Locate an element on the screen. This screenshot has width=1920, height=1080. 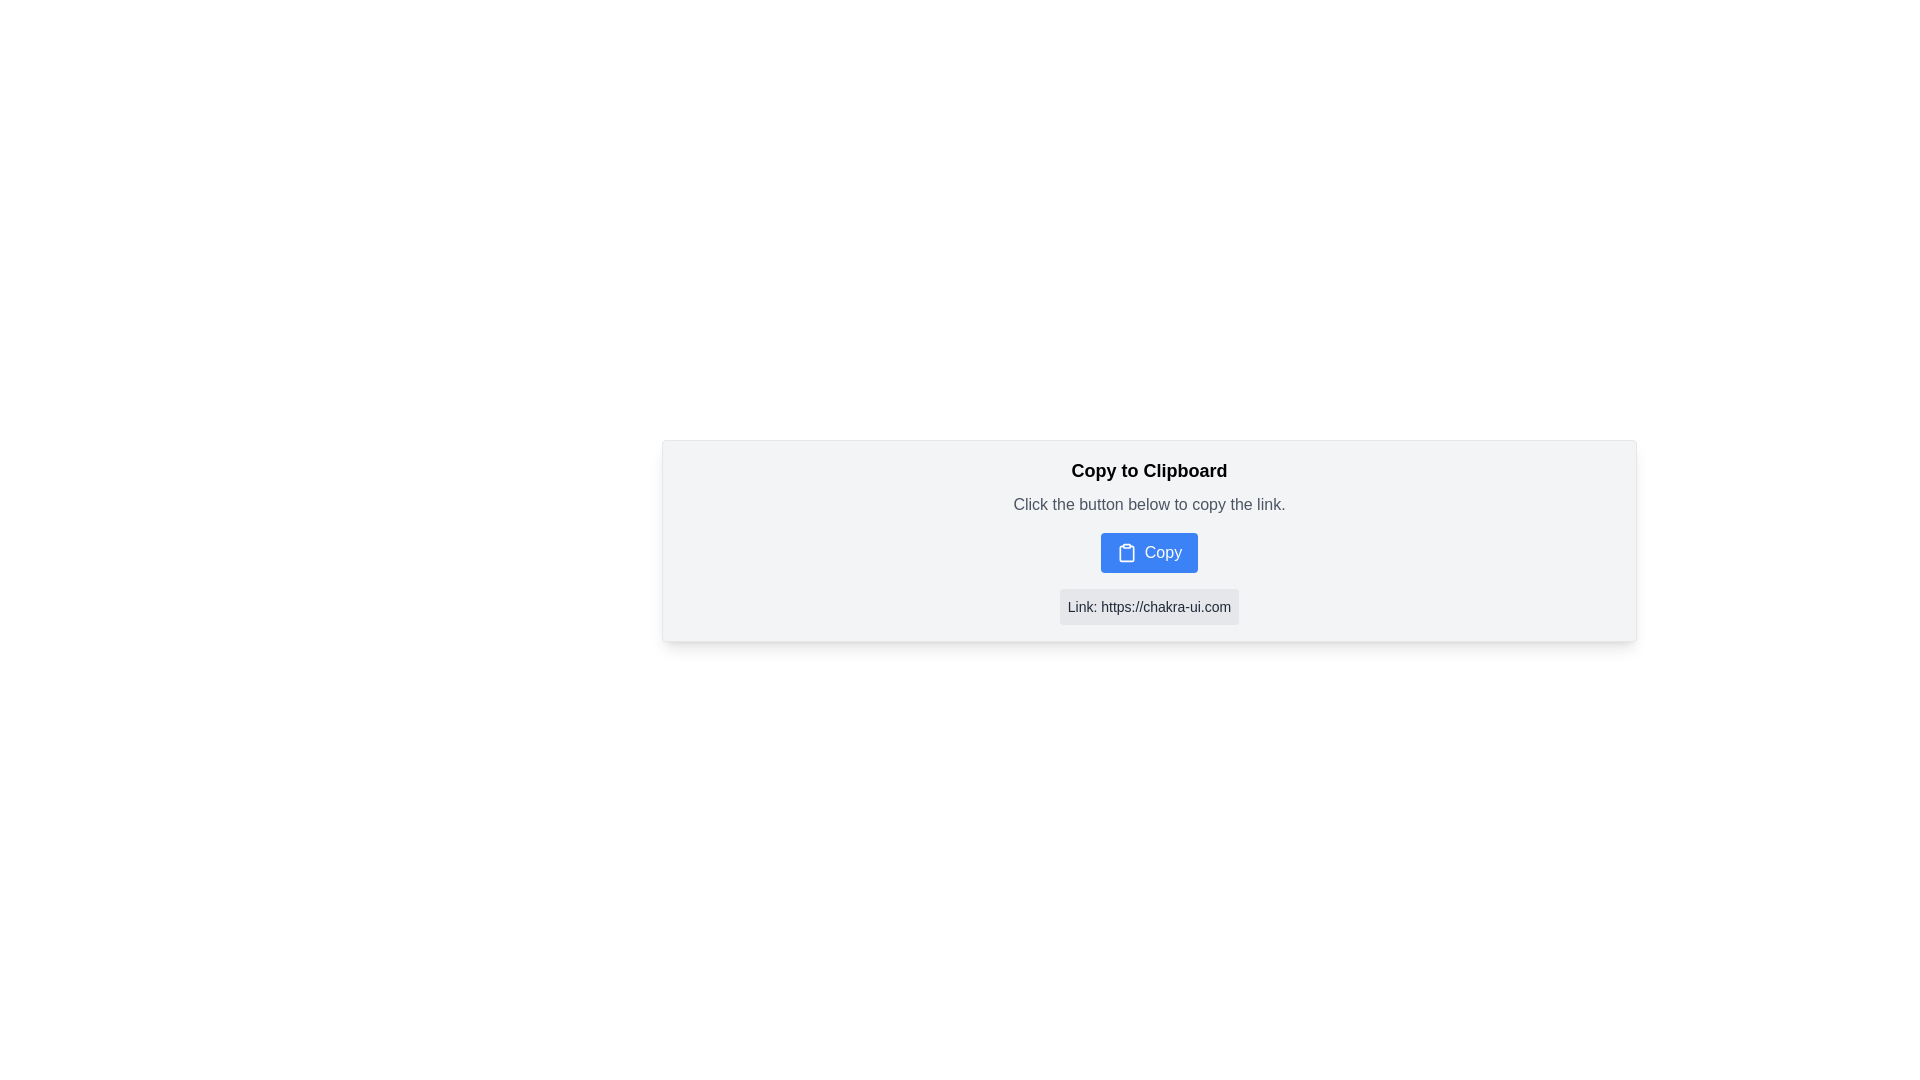
the clipboard SVG graphic icon, which is centrally located within the 'Copy' button and visually represents the clipboard functionality is located at coordinates (1126, 553).